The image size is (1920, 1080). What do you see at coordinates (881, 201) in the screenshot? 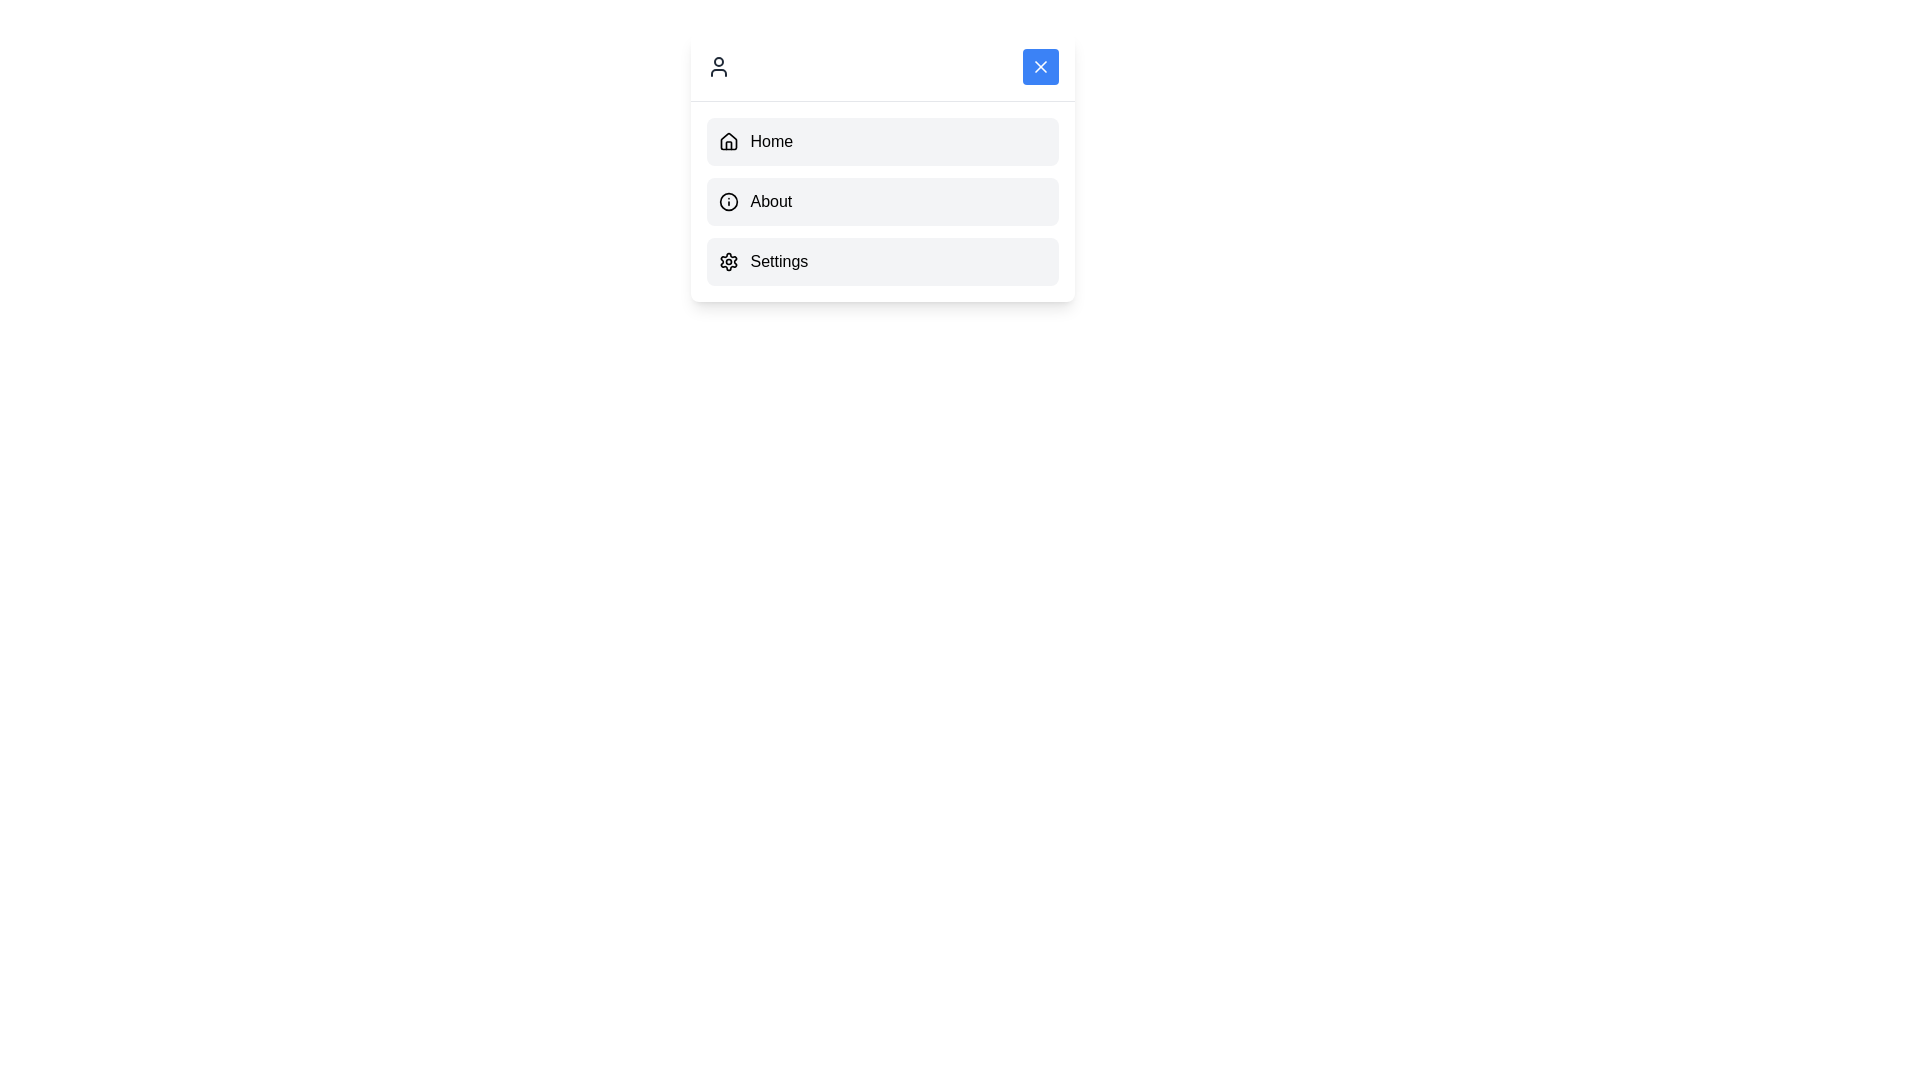
I see `the 'About' button in the menu` at bounding box center [881, 201].